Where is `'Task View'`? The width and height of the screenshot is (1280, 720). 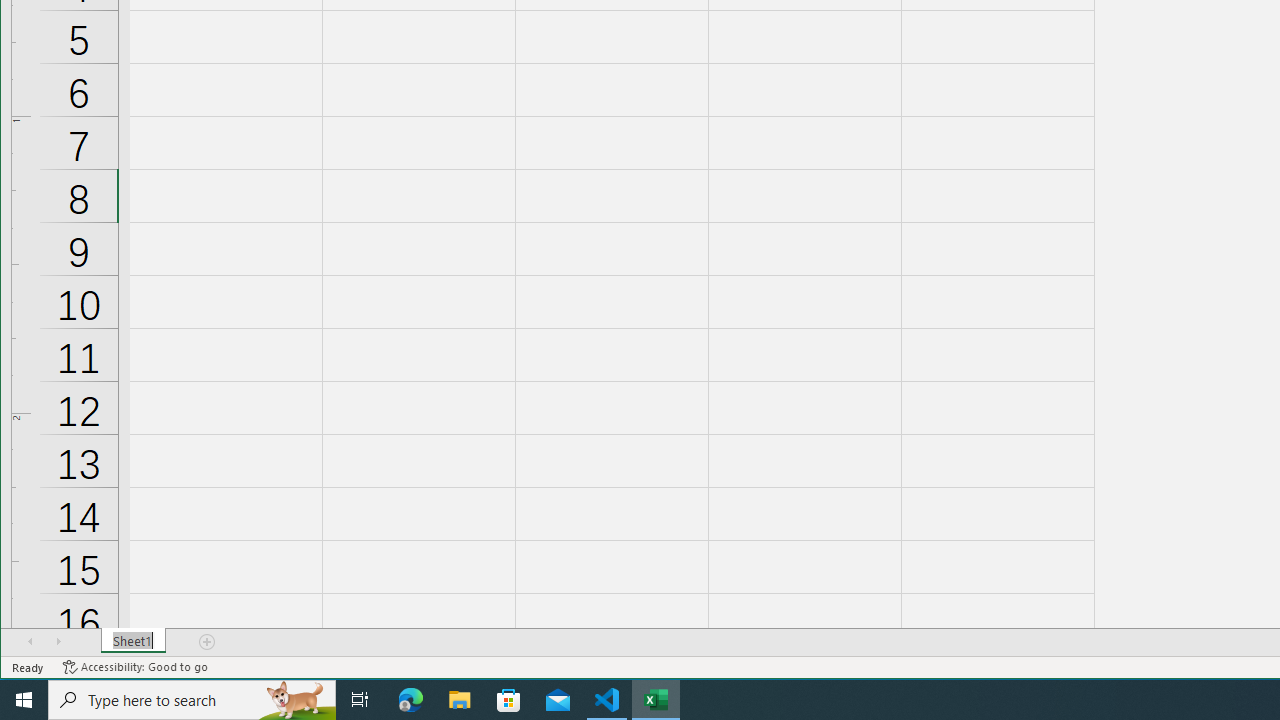
'Task View' is located at coordinates (359, 698).